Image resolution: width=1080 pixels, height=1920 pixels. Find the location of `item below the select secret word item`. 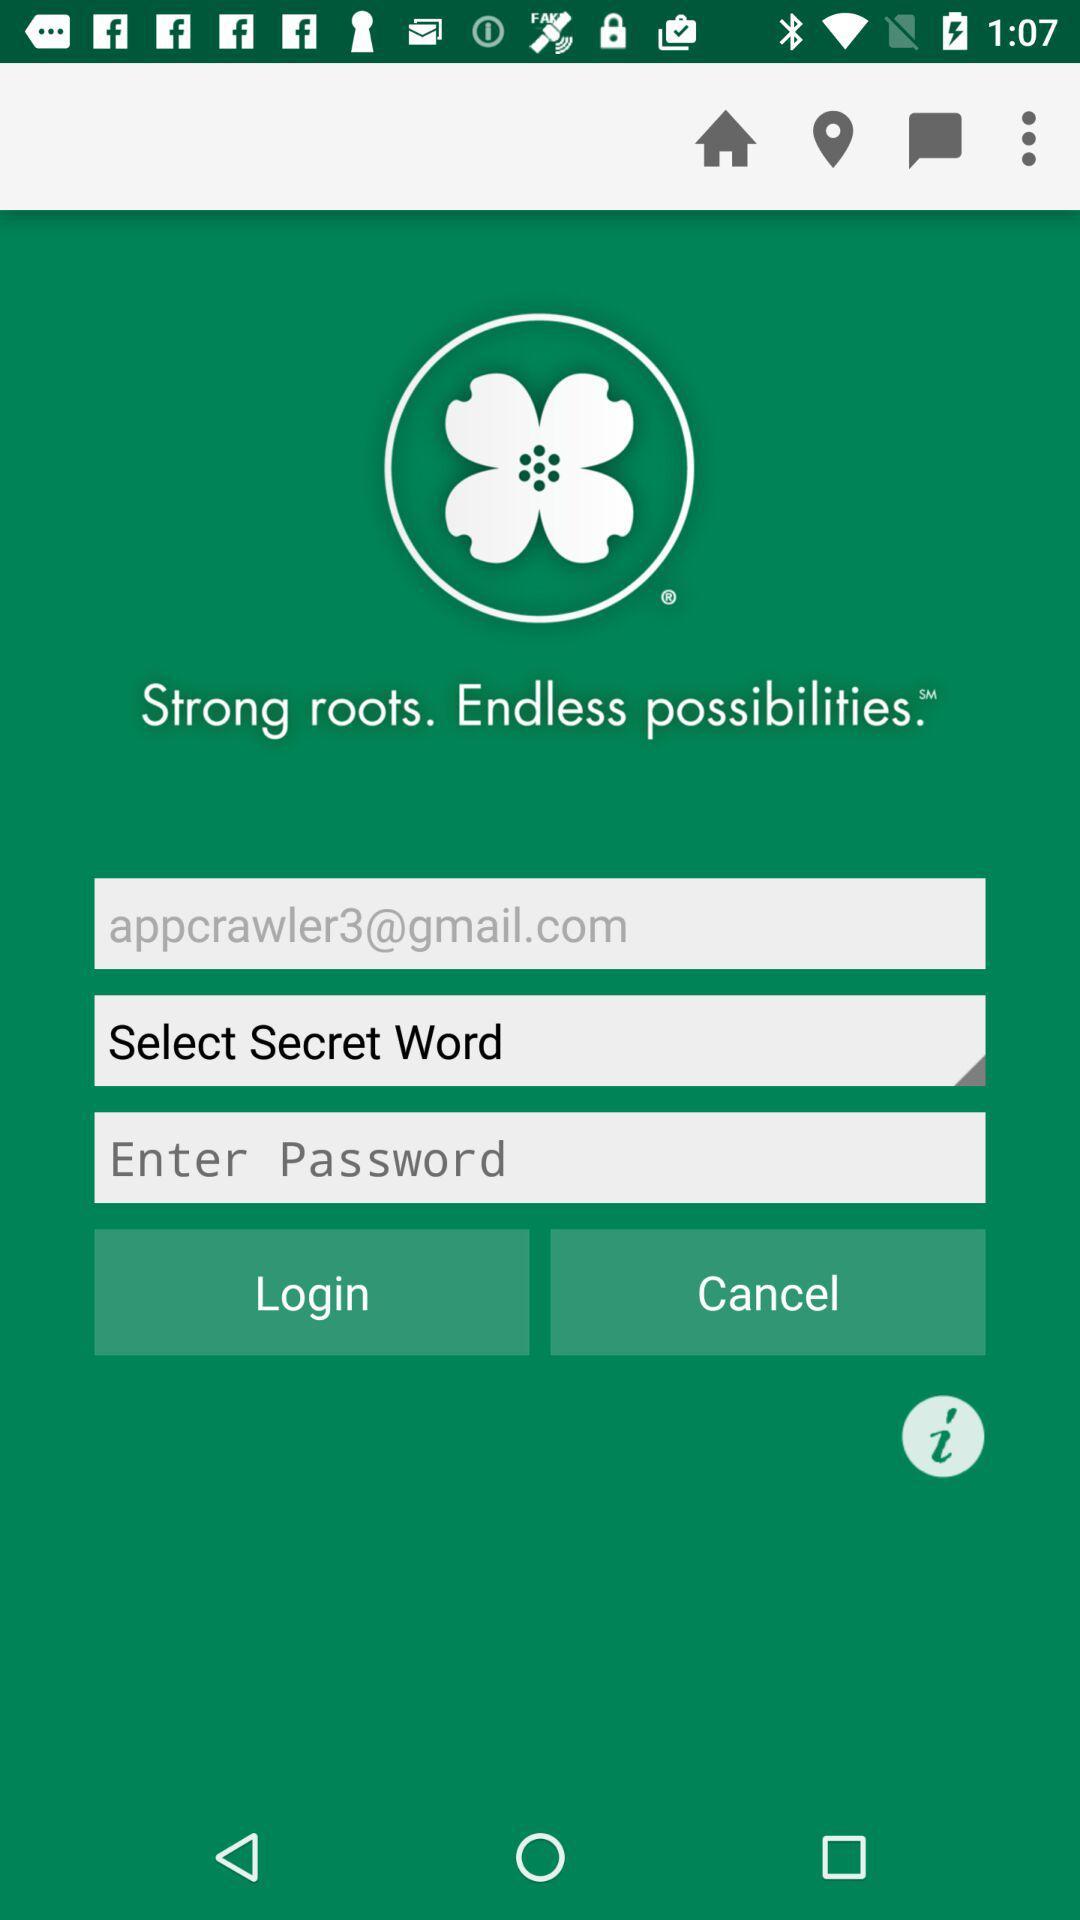

item below the select secret word item is located at coordinates (540, 1157).